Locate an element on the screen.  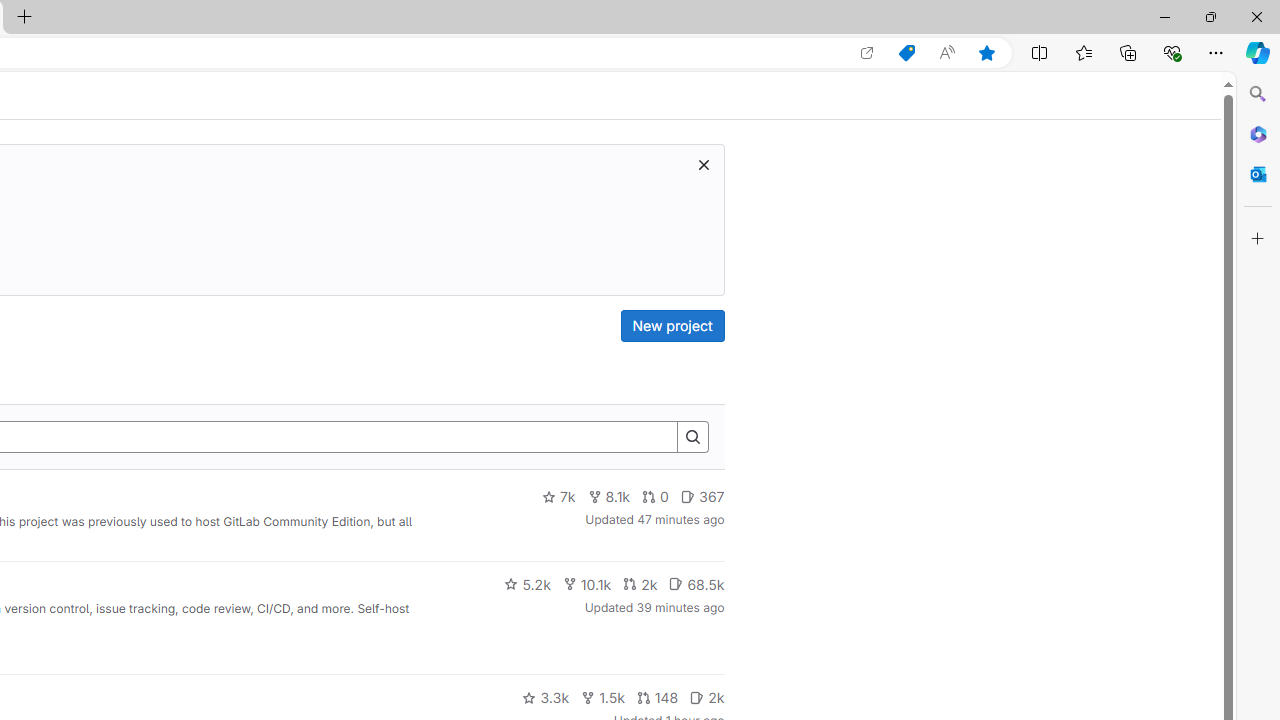
'3.3k' is located at coordinates (545, 697).